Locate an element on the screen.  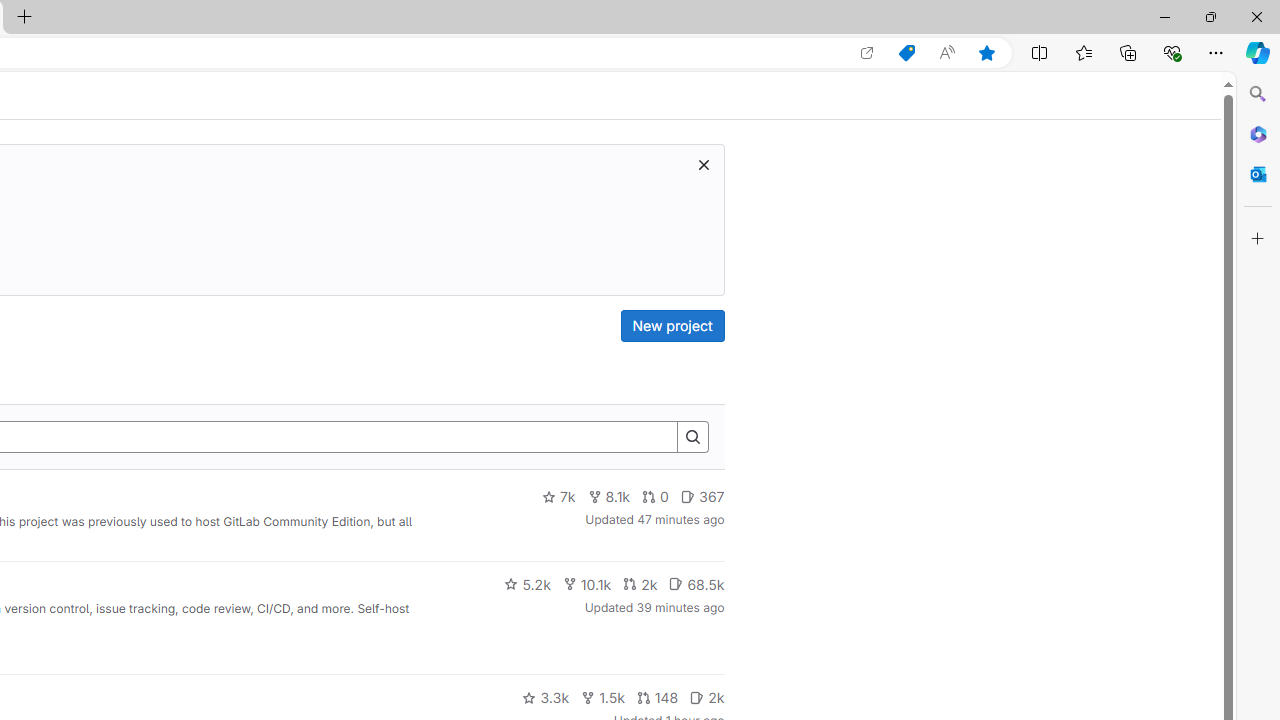
'3.3k' is located at coordinates (545, 697).